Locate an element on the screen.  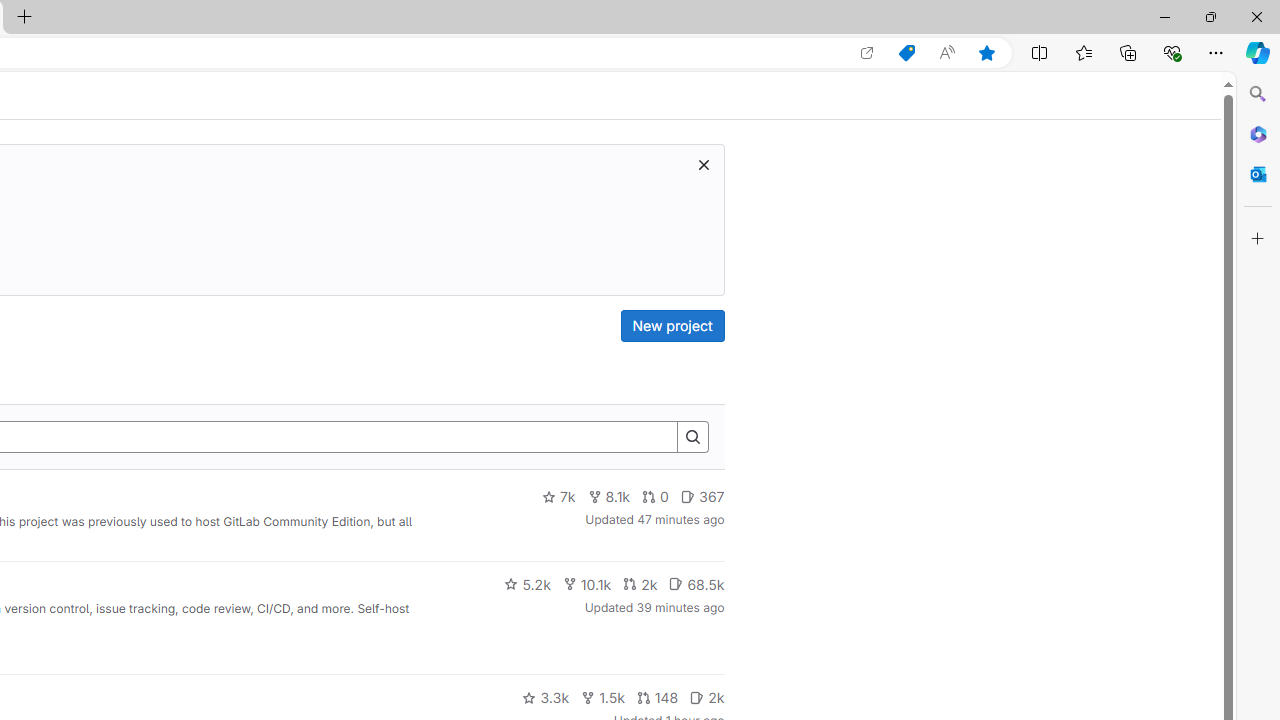
'3.3k' is located at coordinates (545, 697).